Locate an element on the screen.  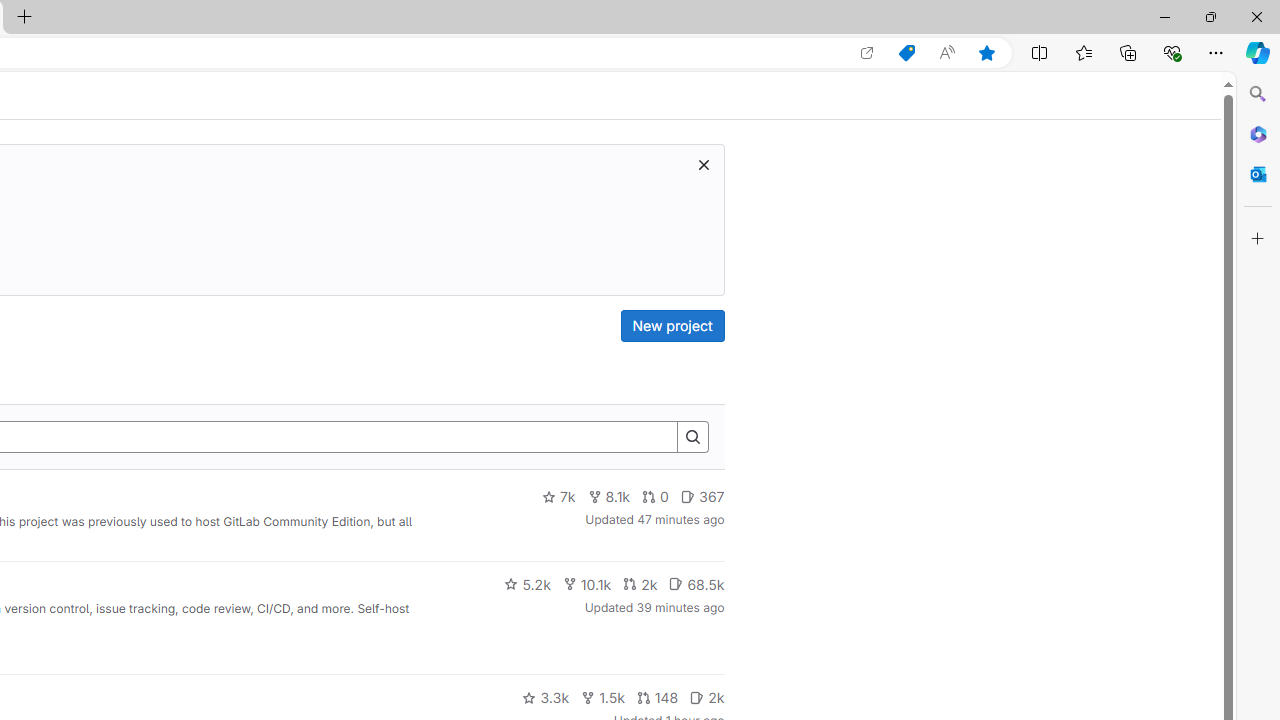
'3.3k' is located at coordinates (545, 697).